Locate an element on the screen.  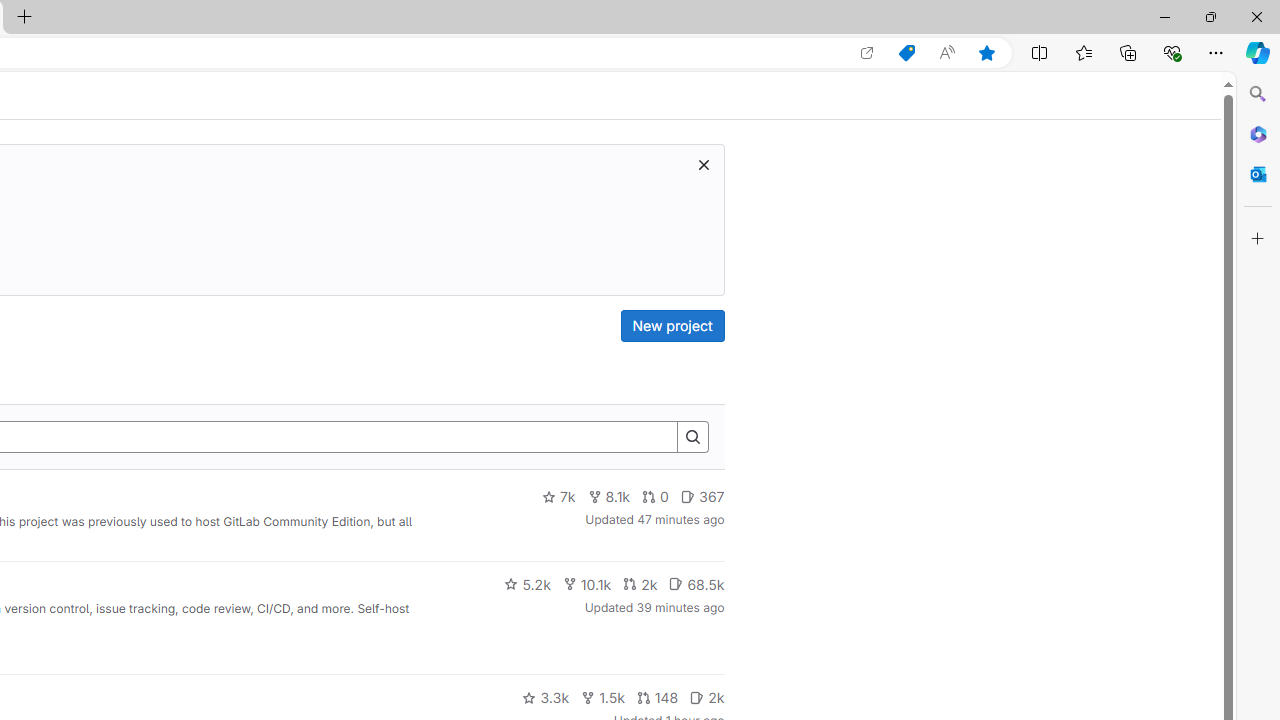
'3.3k' is located at coordinates (545, 697).